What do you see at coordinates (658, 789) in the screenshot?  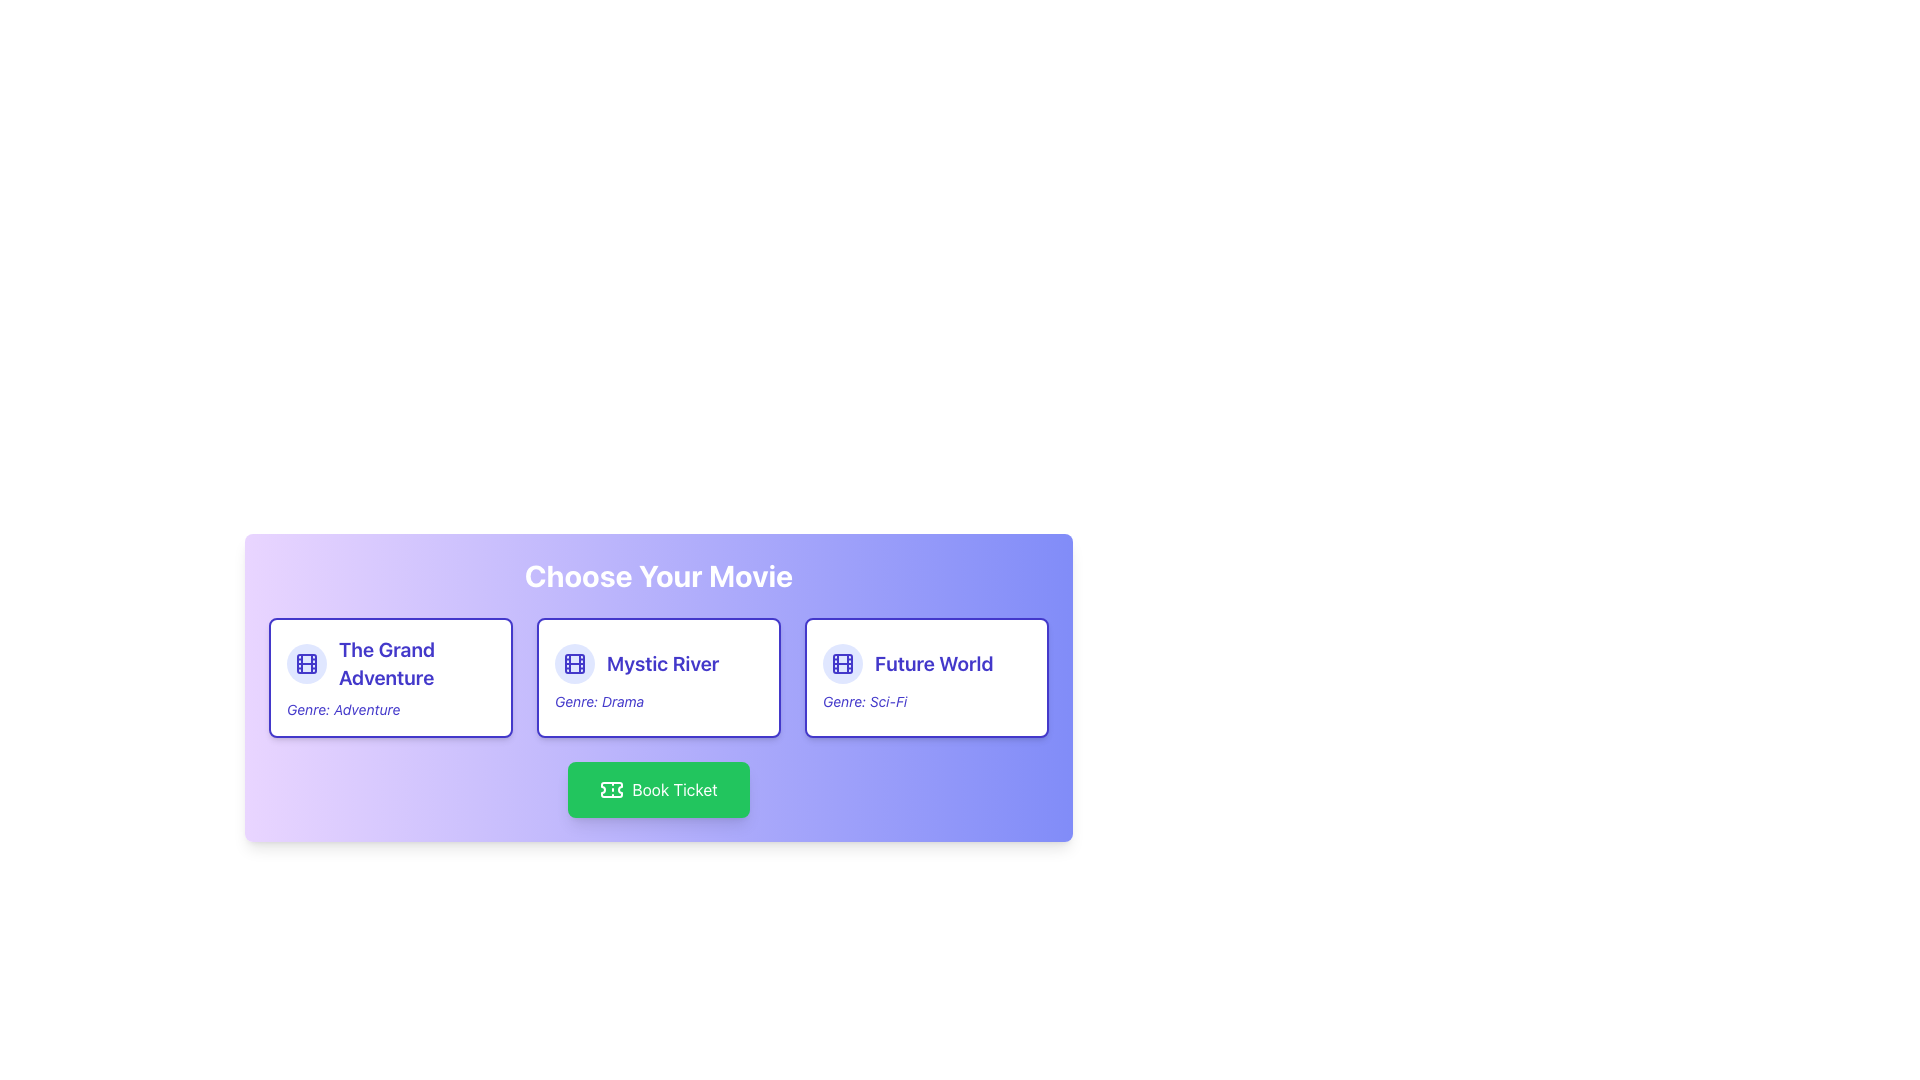 I see `the distinct green rectangular button labeled 'Book Ticket' to observe its hover effects` at bounding box center [658, 789].